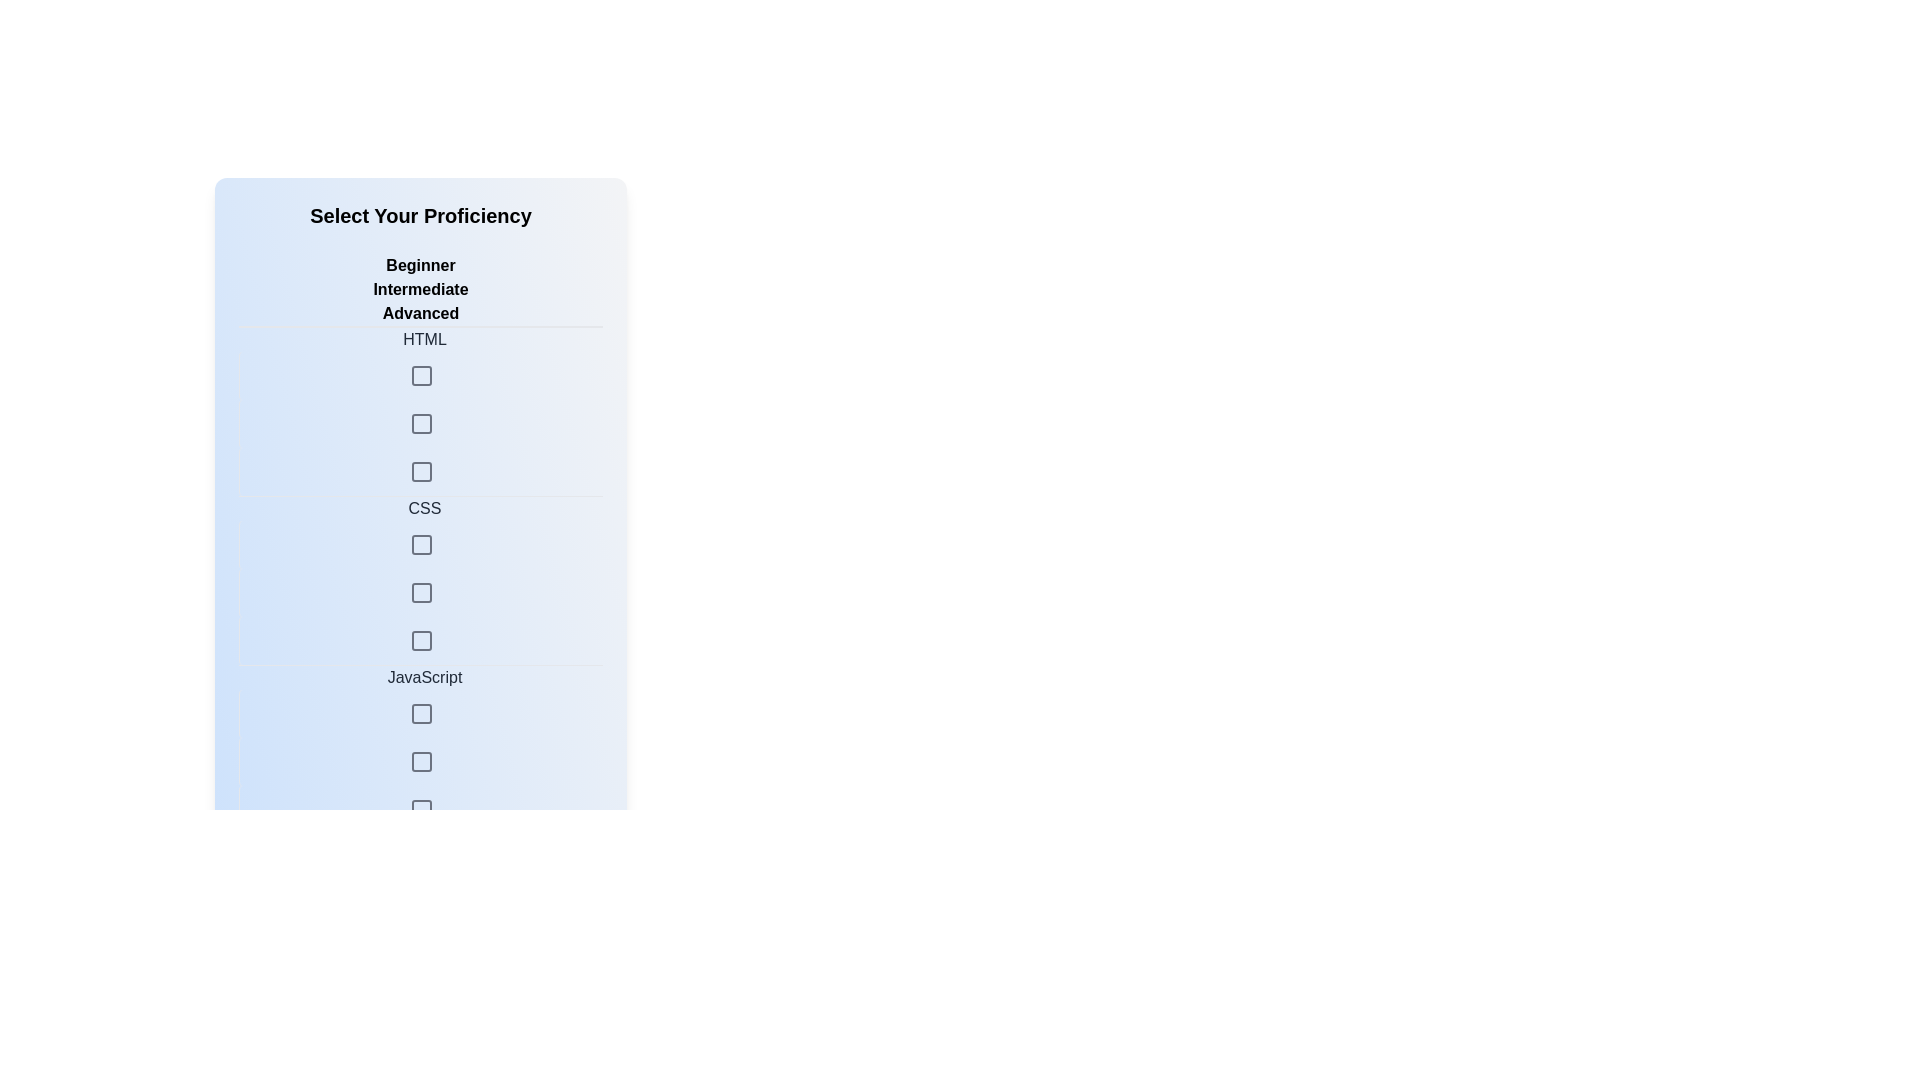 This screenshot has width=1920, height=1080. What do you see at coordinates (420, 494) in the screenshot?
I see `the skill level Beginner for the skill CSS` at bounding box center [420, 494].